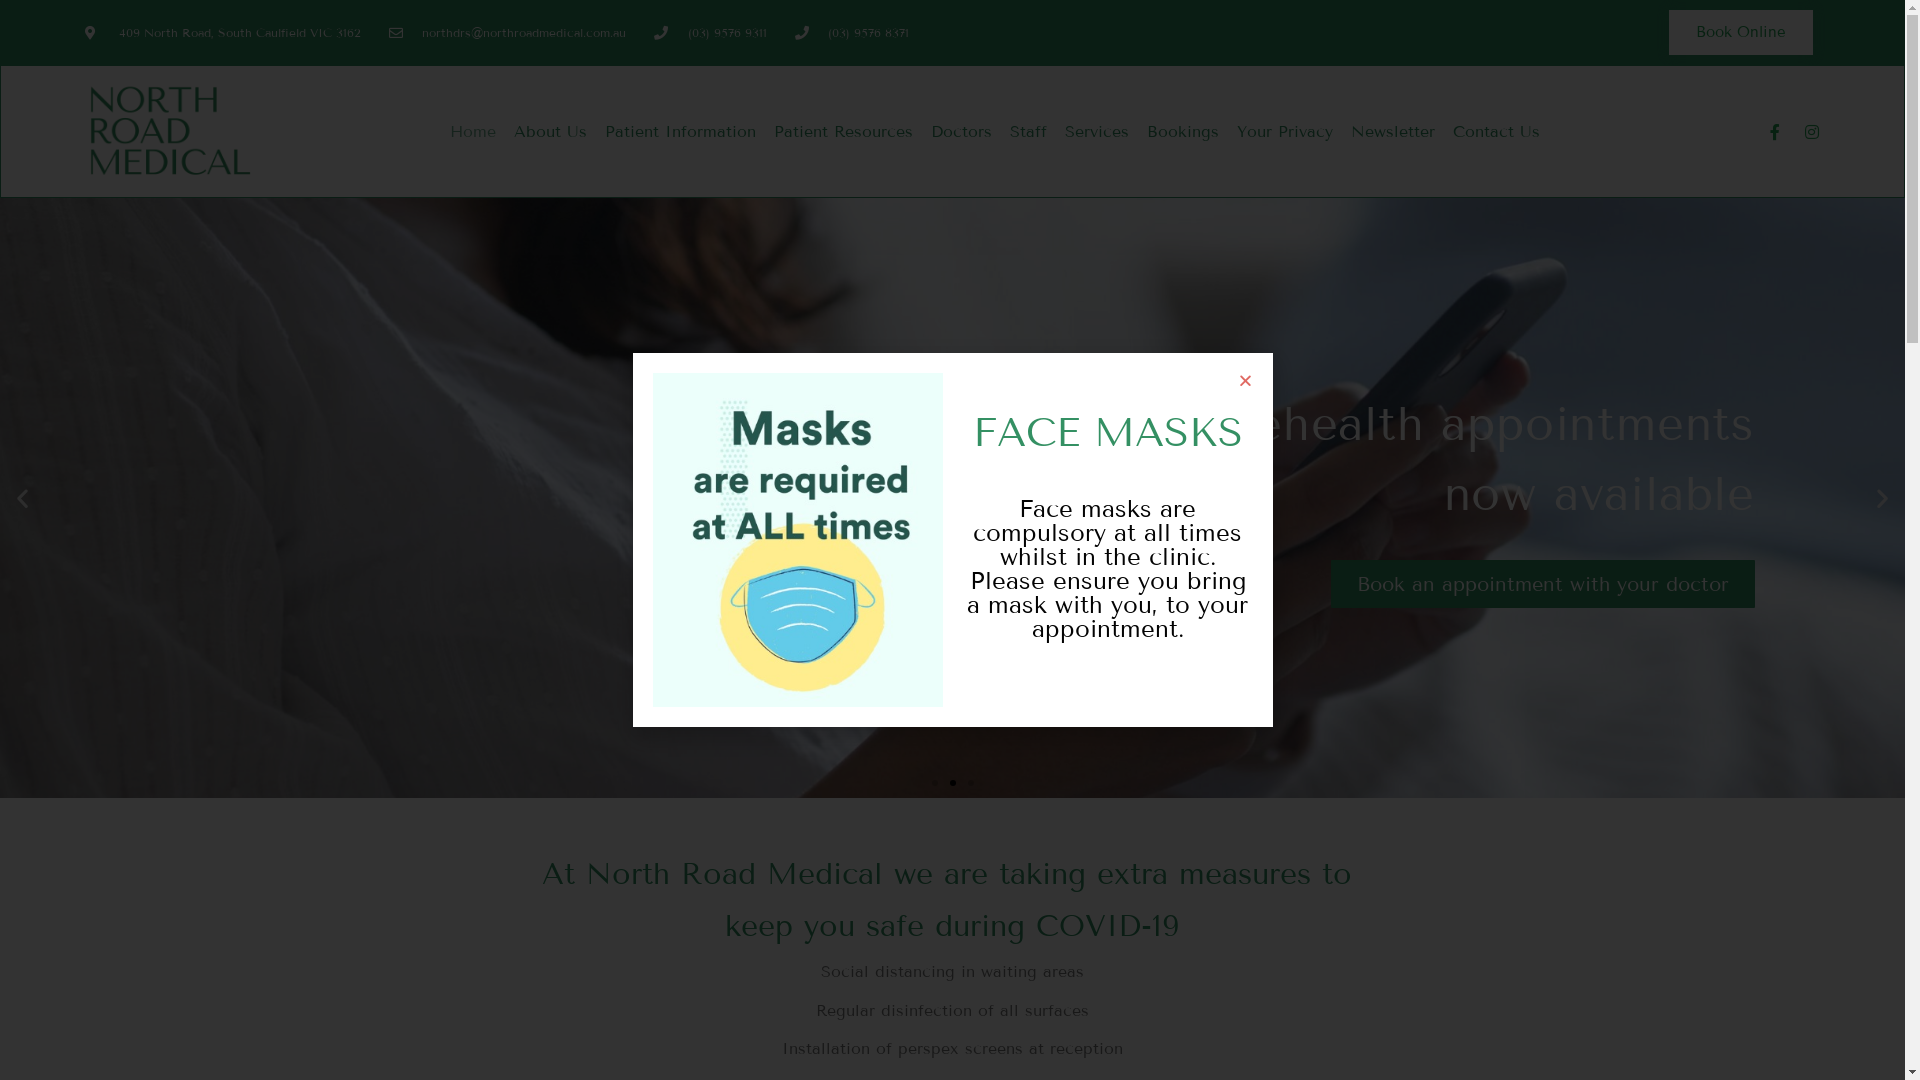 The image size is (1920, 1080). Describe the element at coordinates (1496, 131) in the screenshot. I see `'Contact Us'` at that location.